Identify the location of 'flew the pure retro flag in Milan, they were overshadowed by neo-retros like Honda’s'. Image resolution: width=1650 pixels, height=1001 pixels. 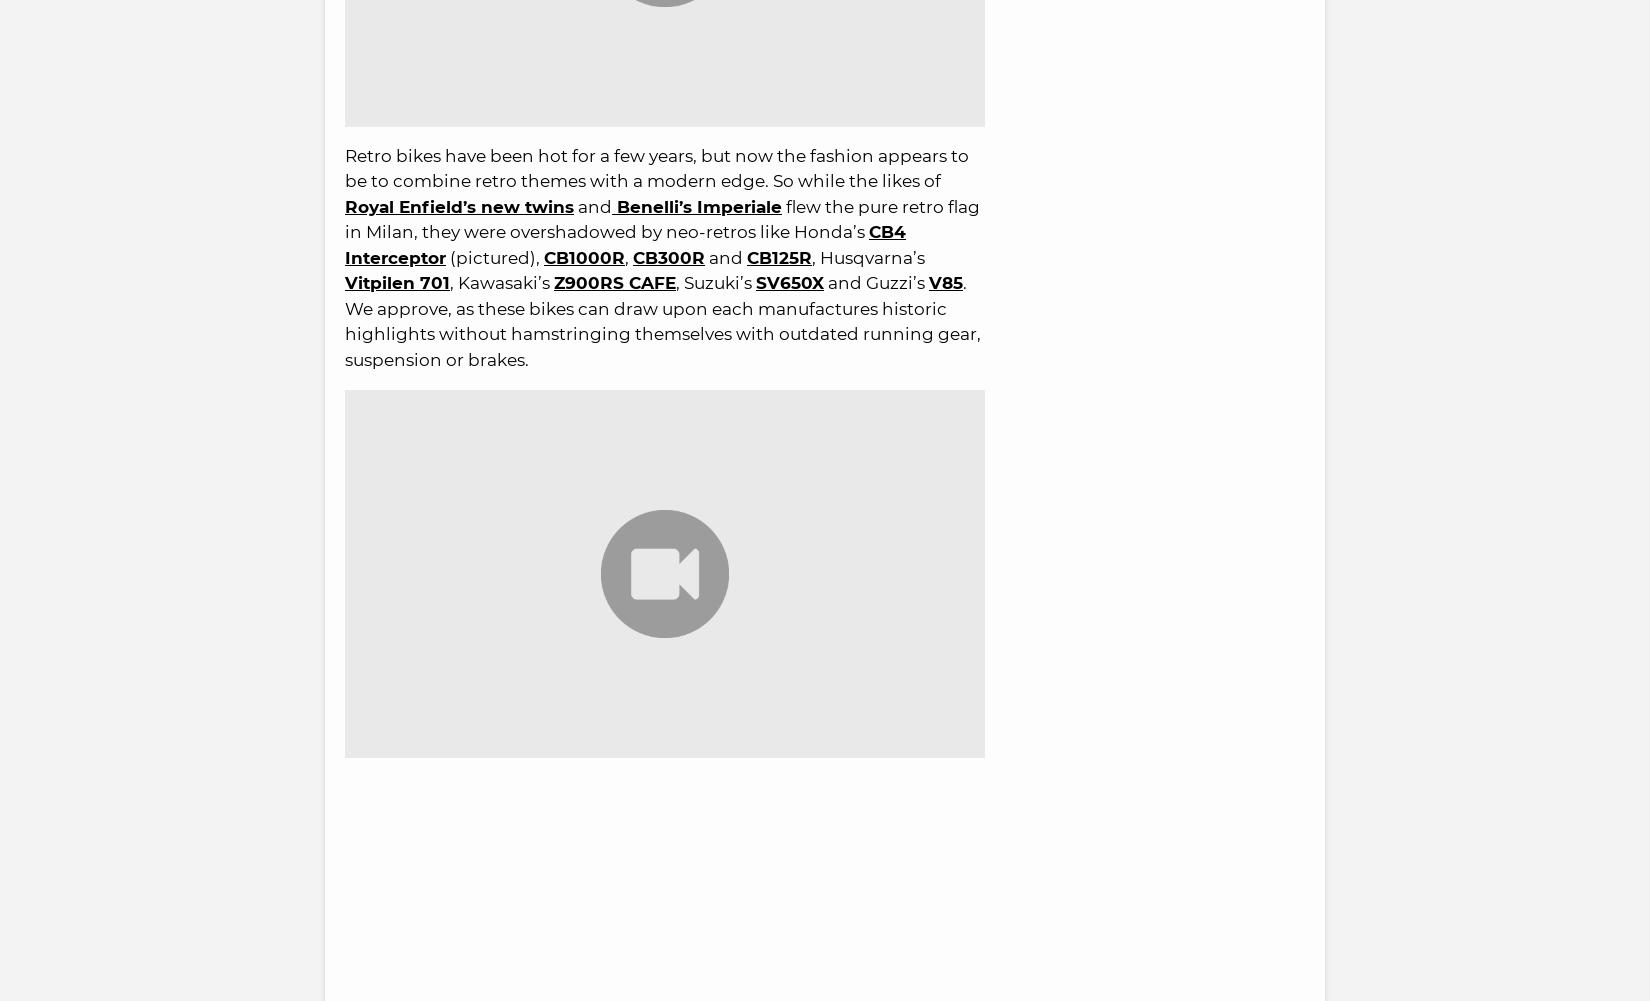
(661, 218).